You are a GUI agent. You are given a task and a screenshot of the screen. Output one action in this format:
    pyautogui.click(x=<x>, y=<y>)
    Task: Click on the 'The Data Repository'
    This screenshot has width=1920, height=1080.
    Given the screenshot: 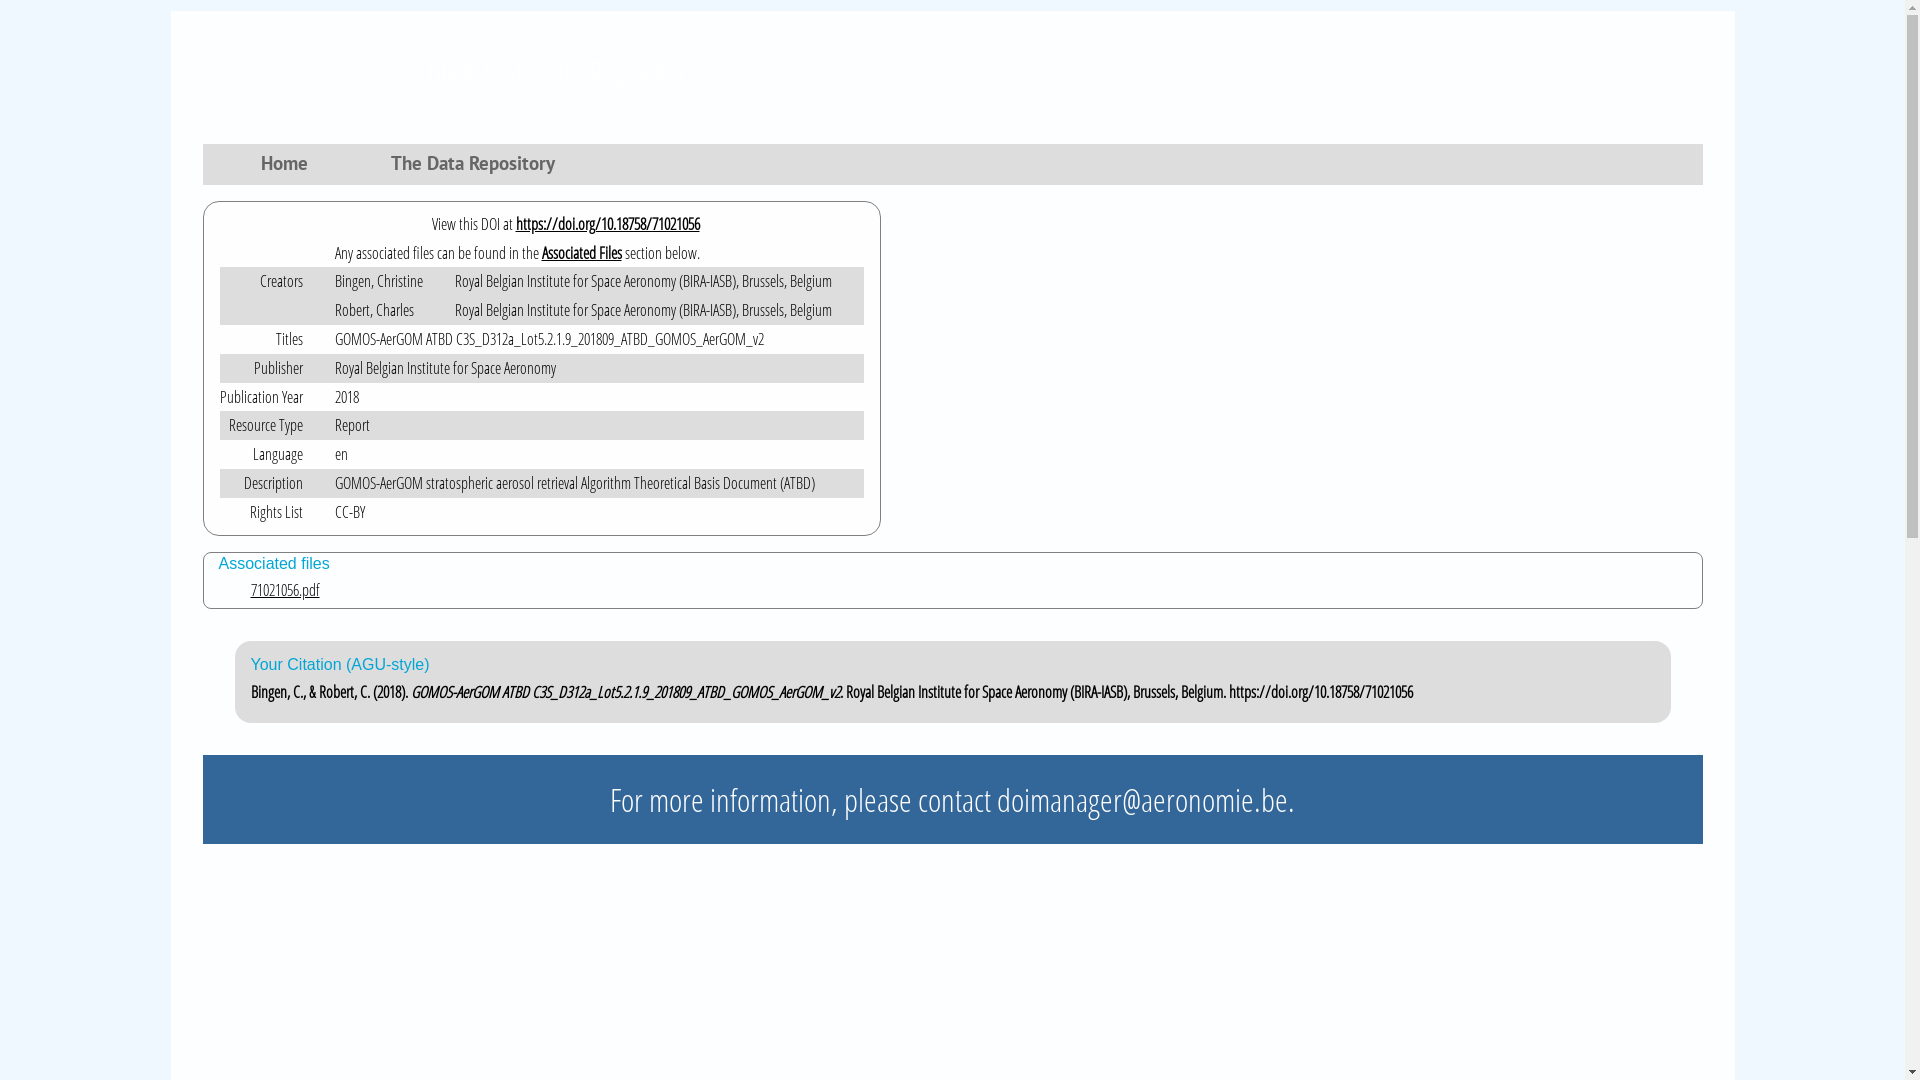 What is the action you would take?
    pyautogui.click(x=378, y=167)
    